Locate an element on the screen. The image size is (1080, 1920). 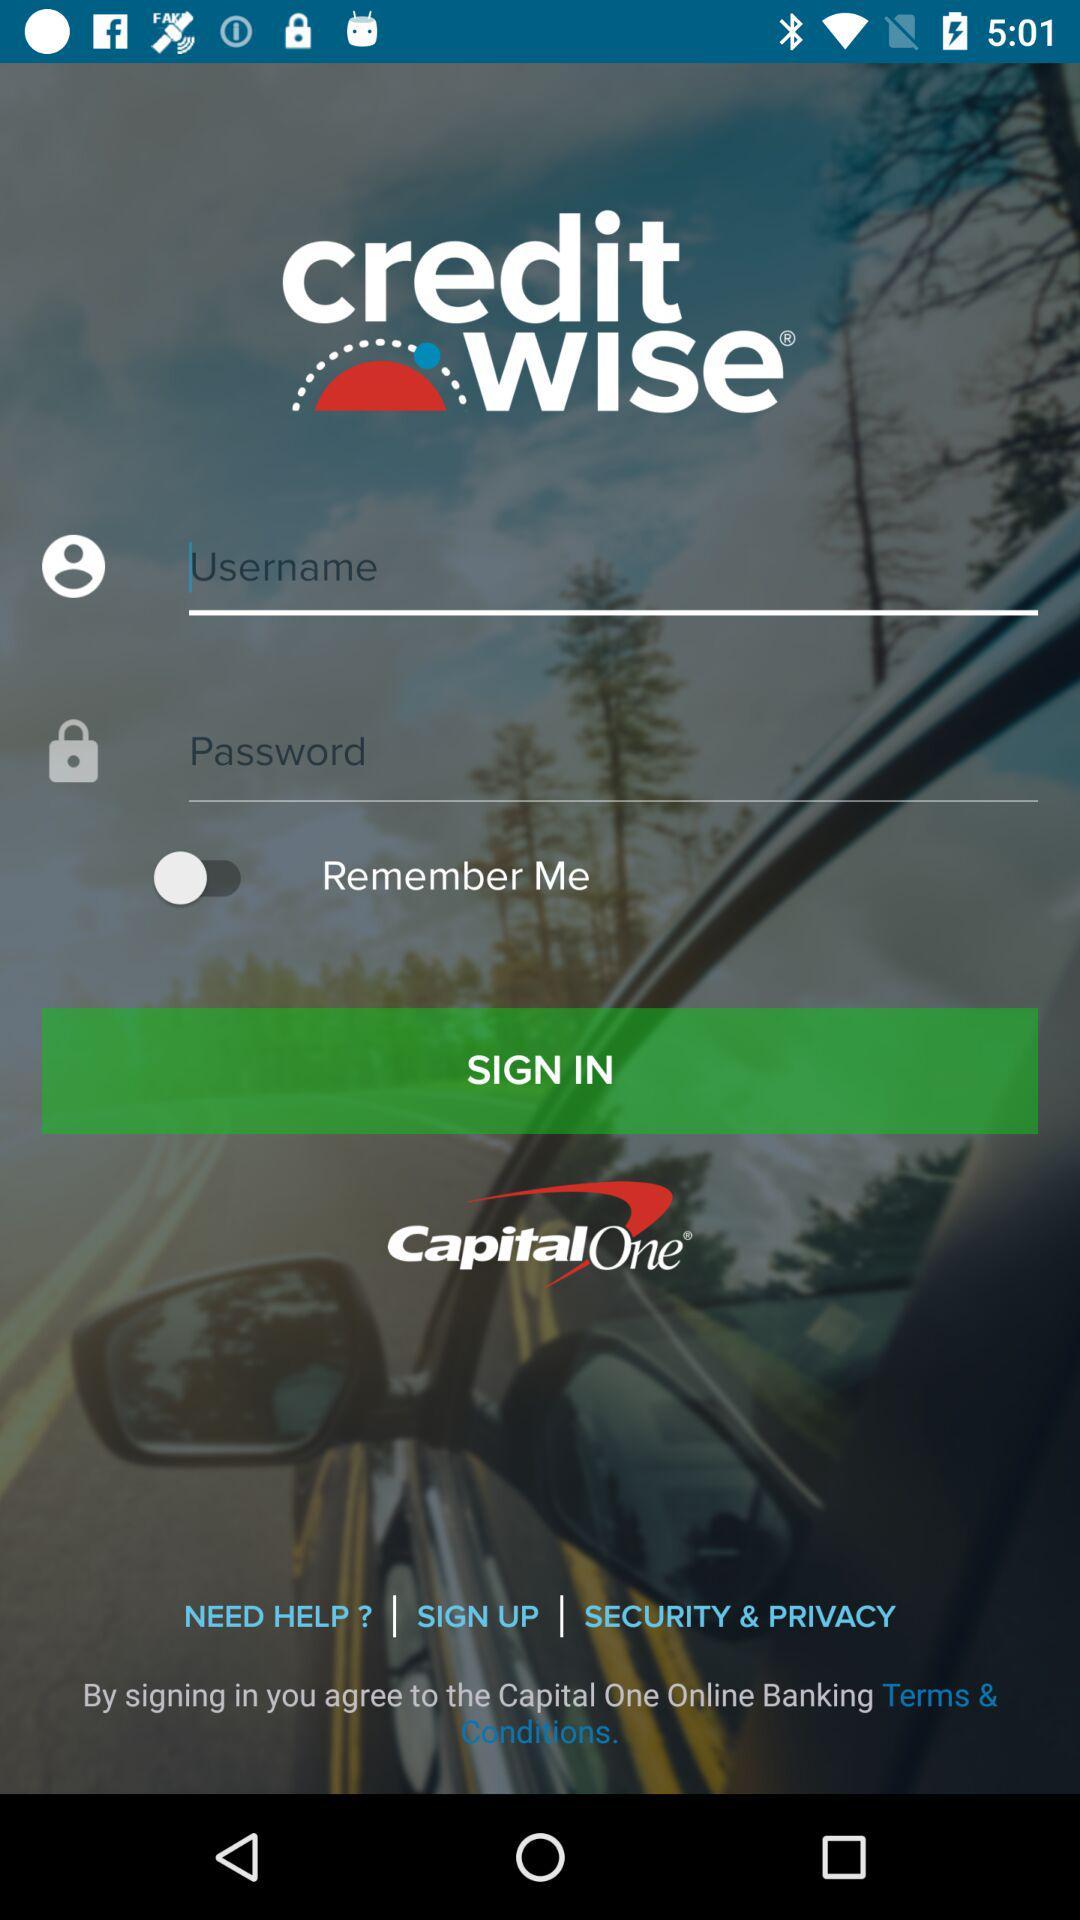
security & privacy icon is located at coordinates (740, 1616).